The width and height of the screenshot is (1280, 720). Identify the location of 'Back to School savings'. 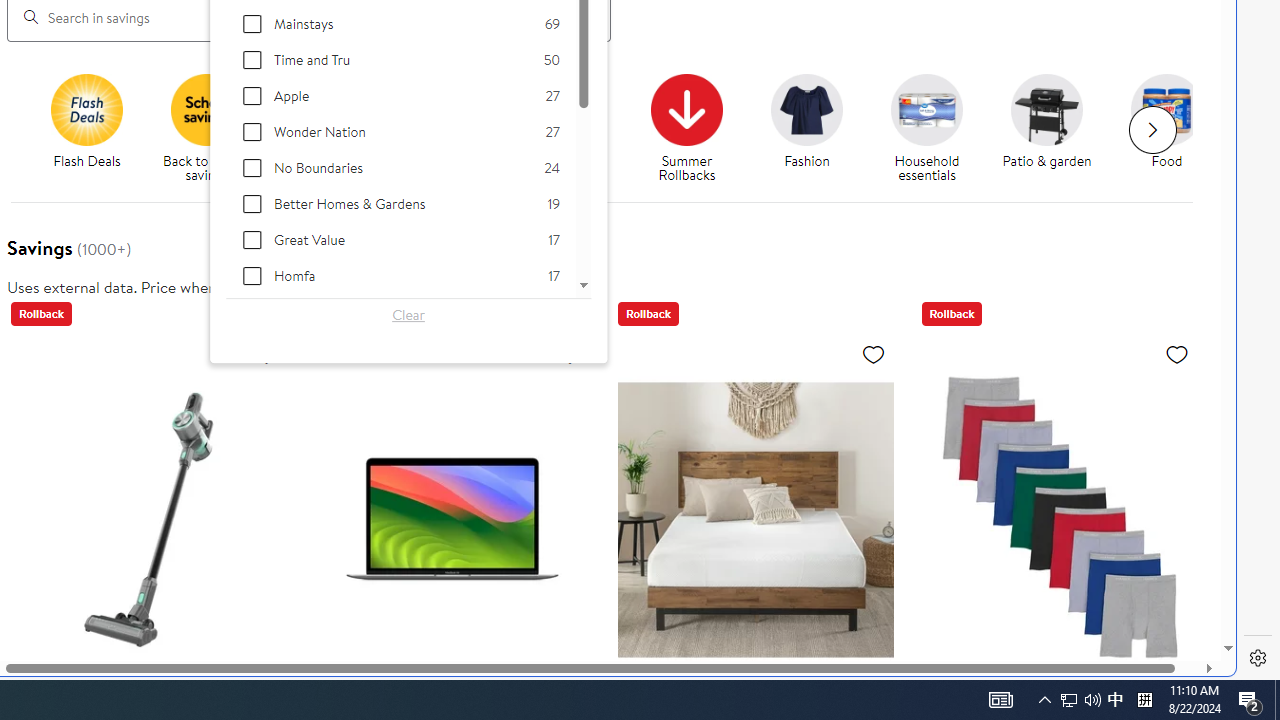
(207, 109).